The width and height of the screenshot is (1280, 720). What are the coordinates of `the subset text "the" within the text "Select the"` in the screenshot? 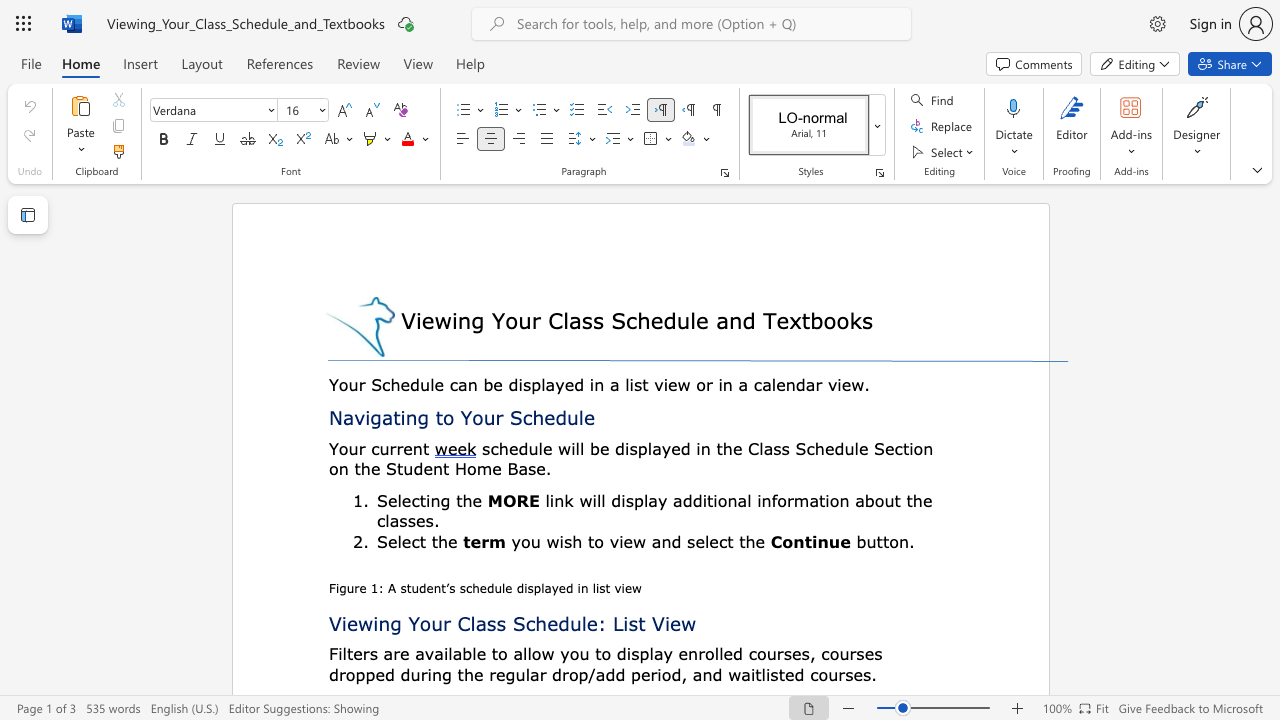 It's located at (430, 541).